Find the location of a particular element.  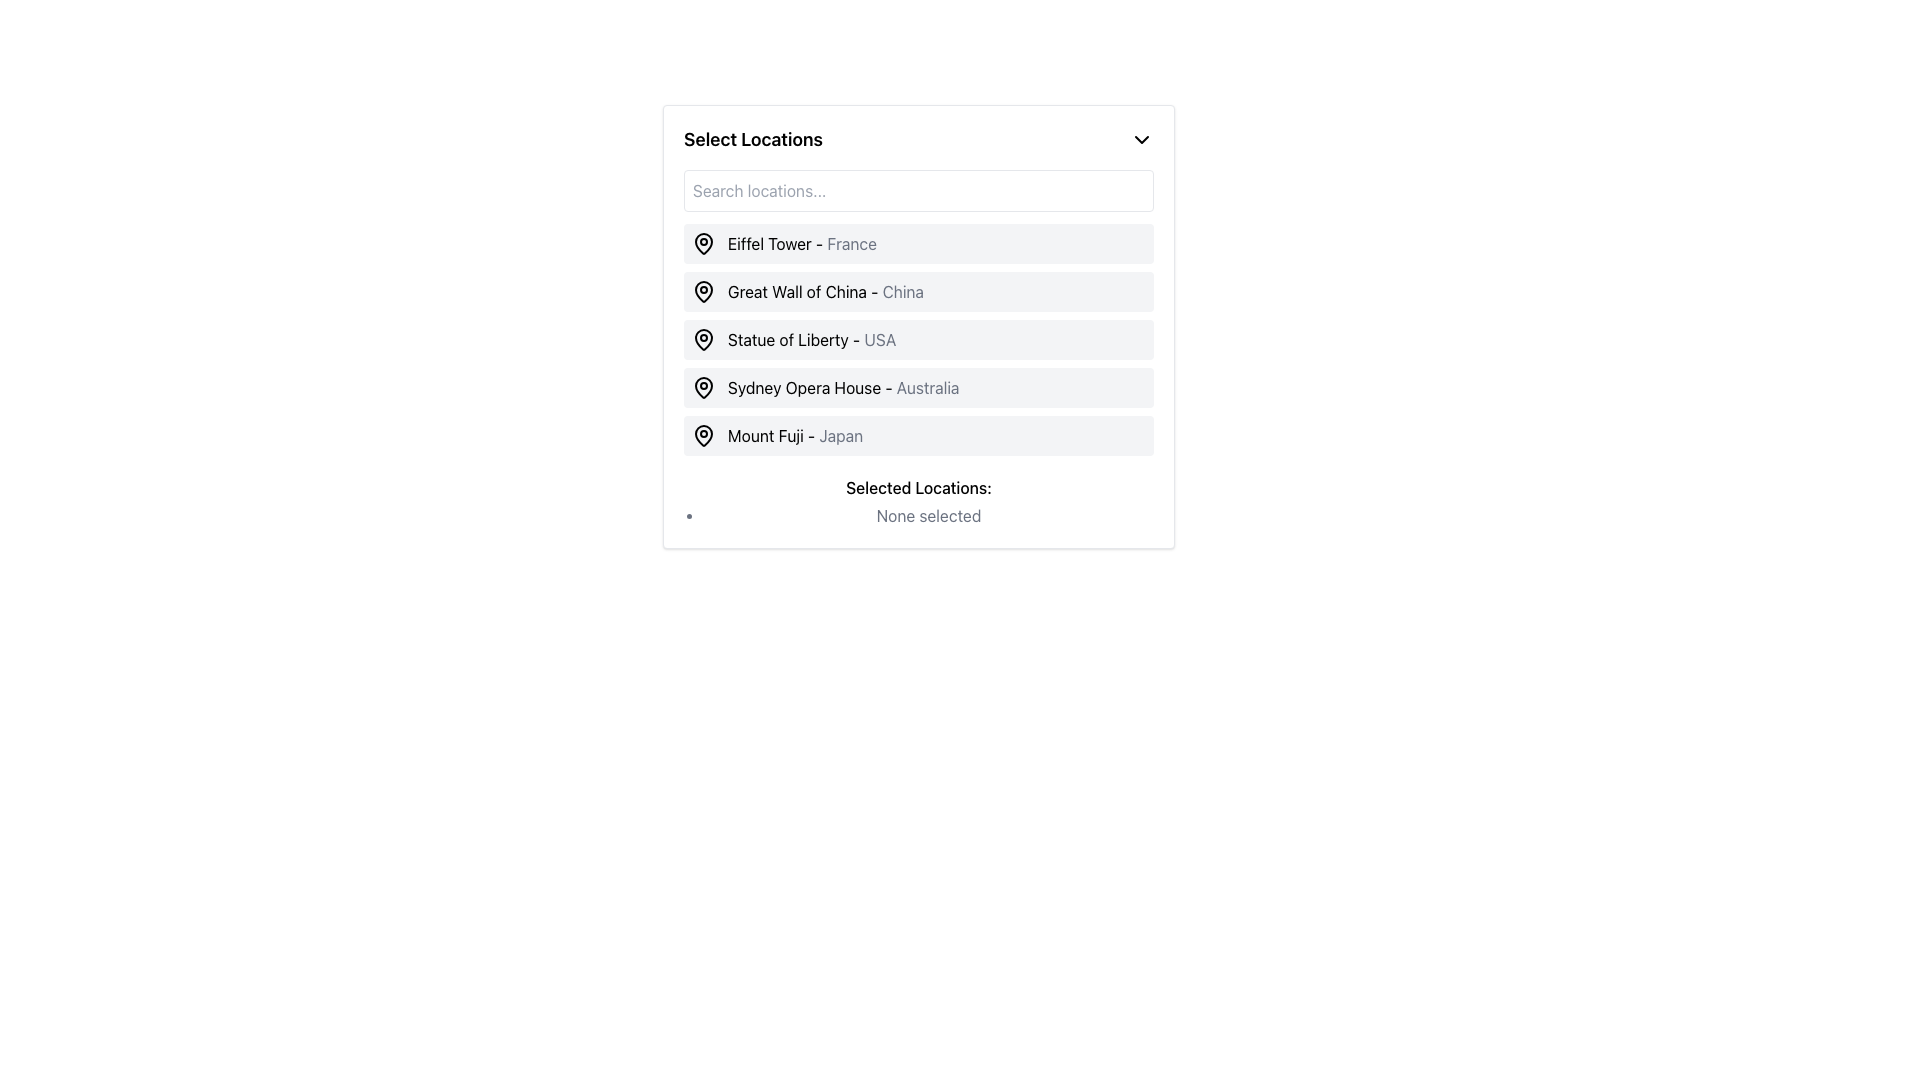

the third selectable list item labeled 'Statue of Liberty - USA' is located at coordinates (917, 338).